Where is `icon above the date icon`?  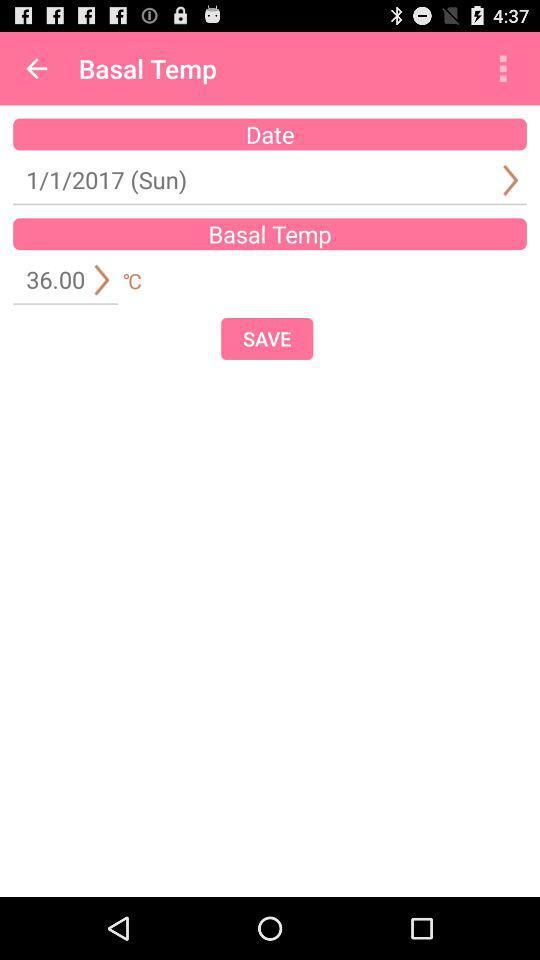
icon above the date icon is located at coordinates (36, 68).